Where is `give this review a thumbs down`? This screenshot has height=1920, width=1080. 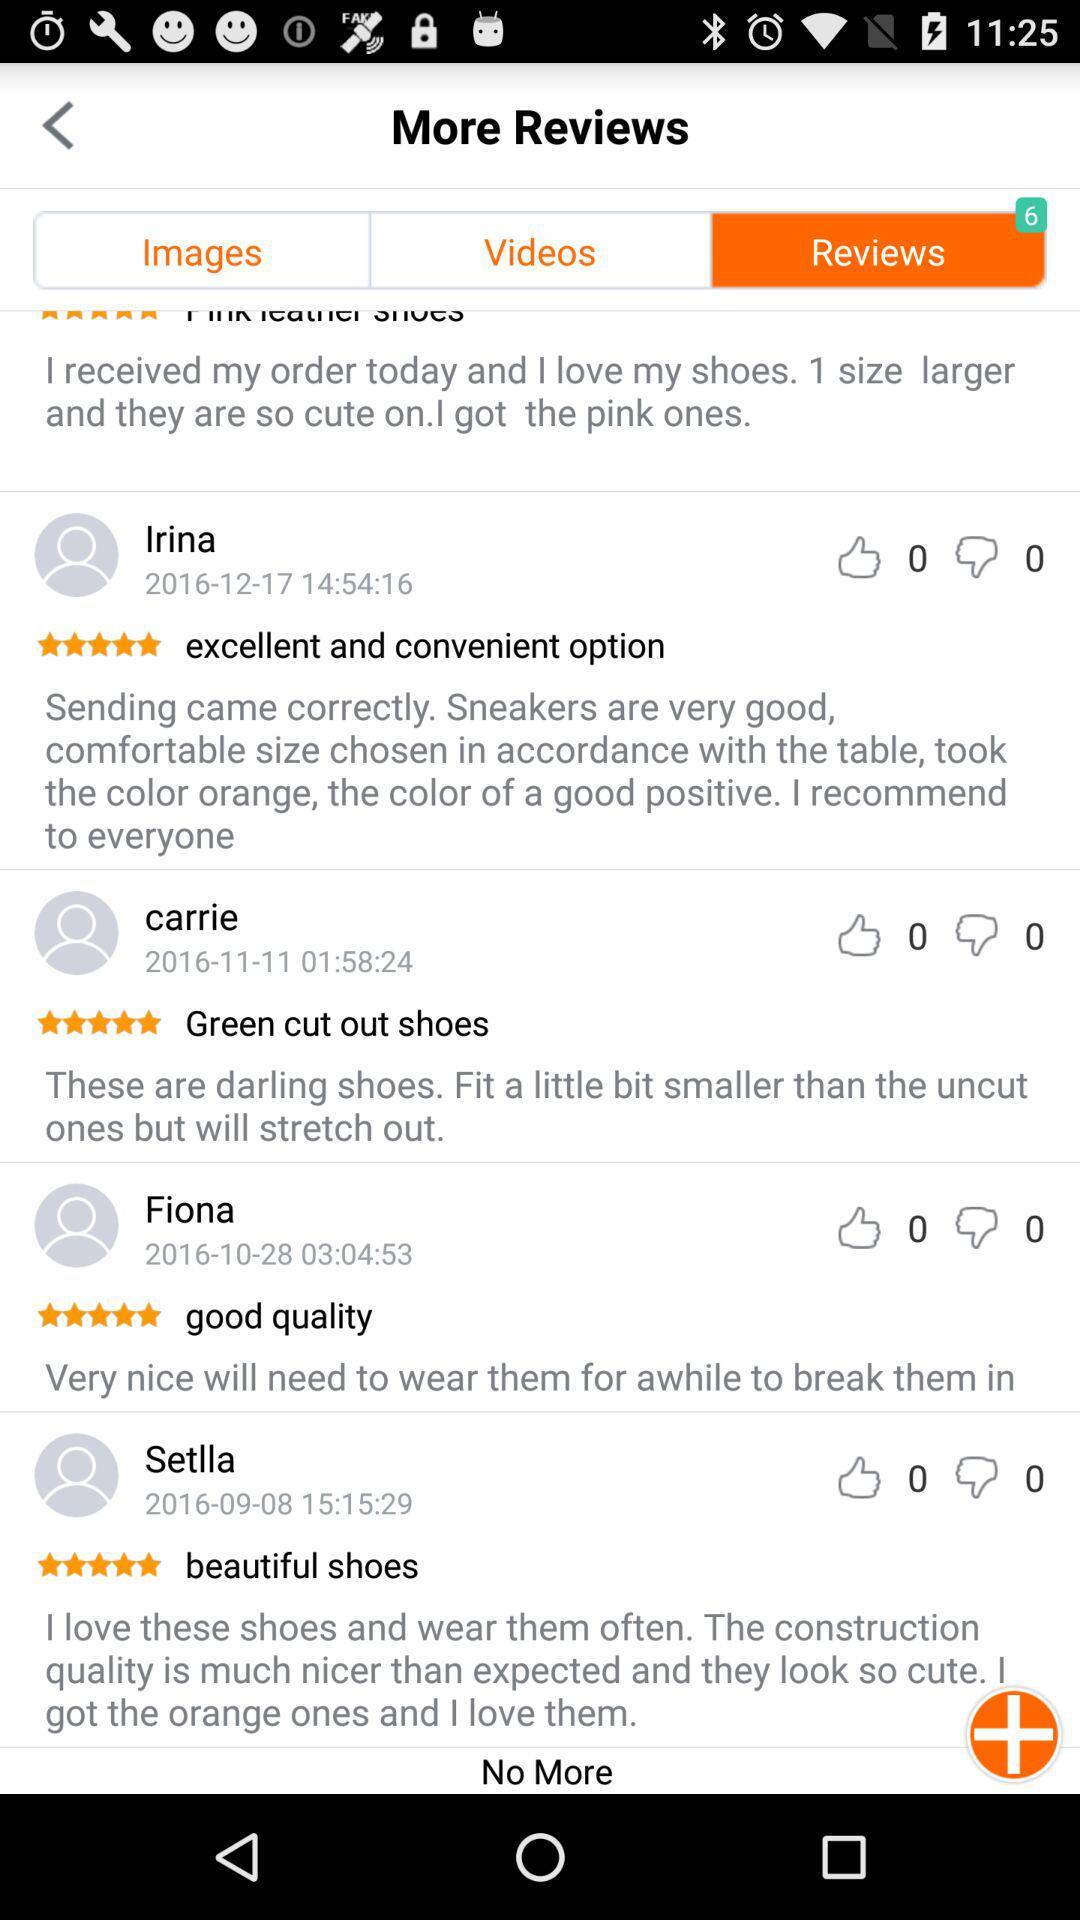
give this review a thumbs down is located at coordinates (975, 934).